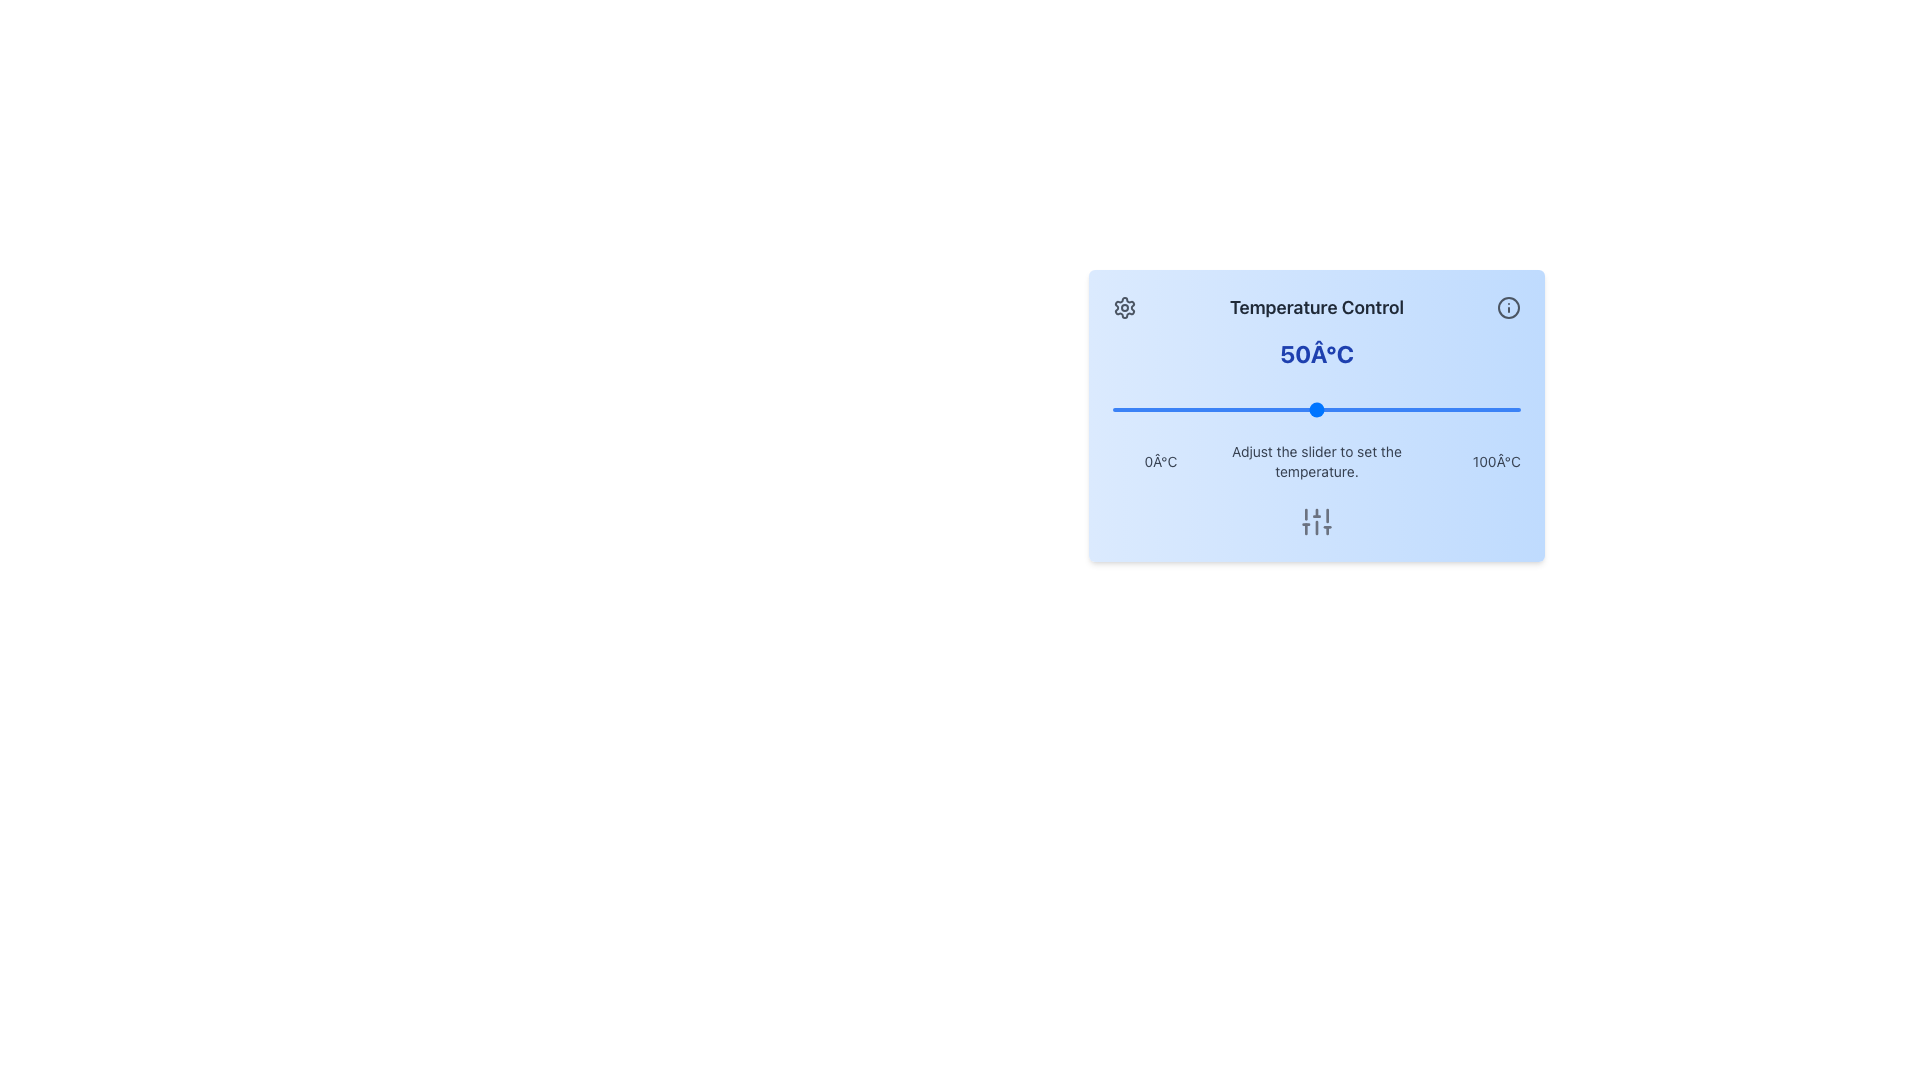 This screenshot has width=1920, height=1080. I want to click on temperature, so click(1145, 408).